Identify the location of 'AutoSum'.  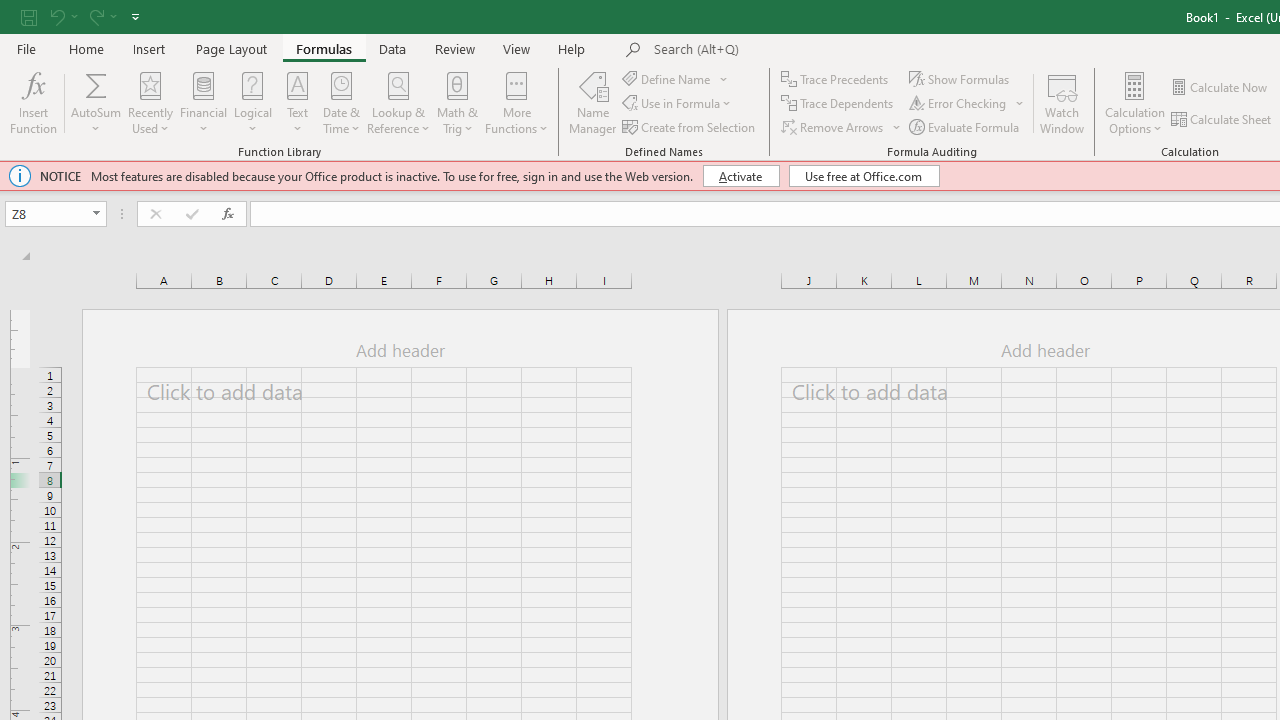
(95, 103).